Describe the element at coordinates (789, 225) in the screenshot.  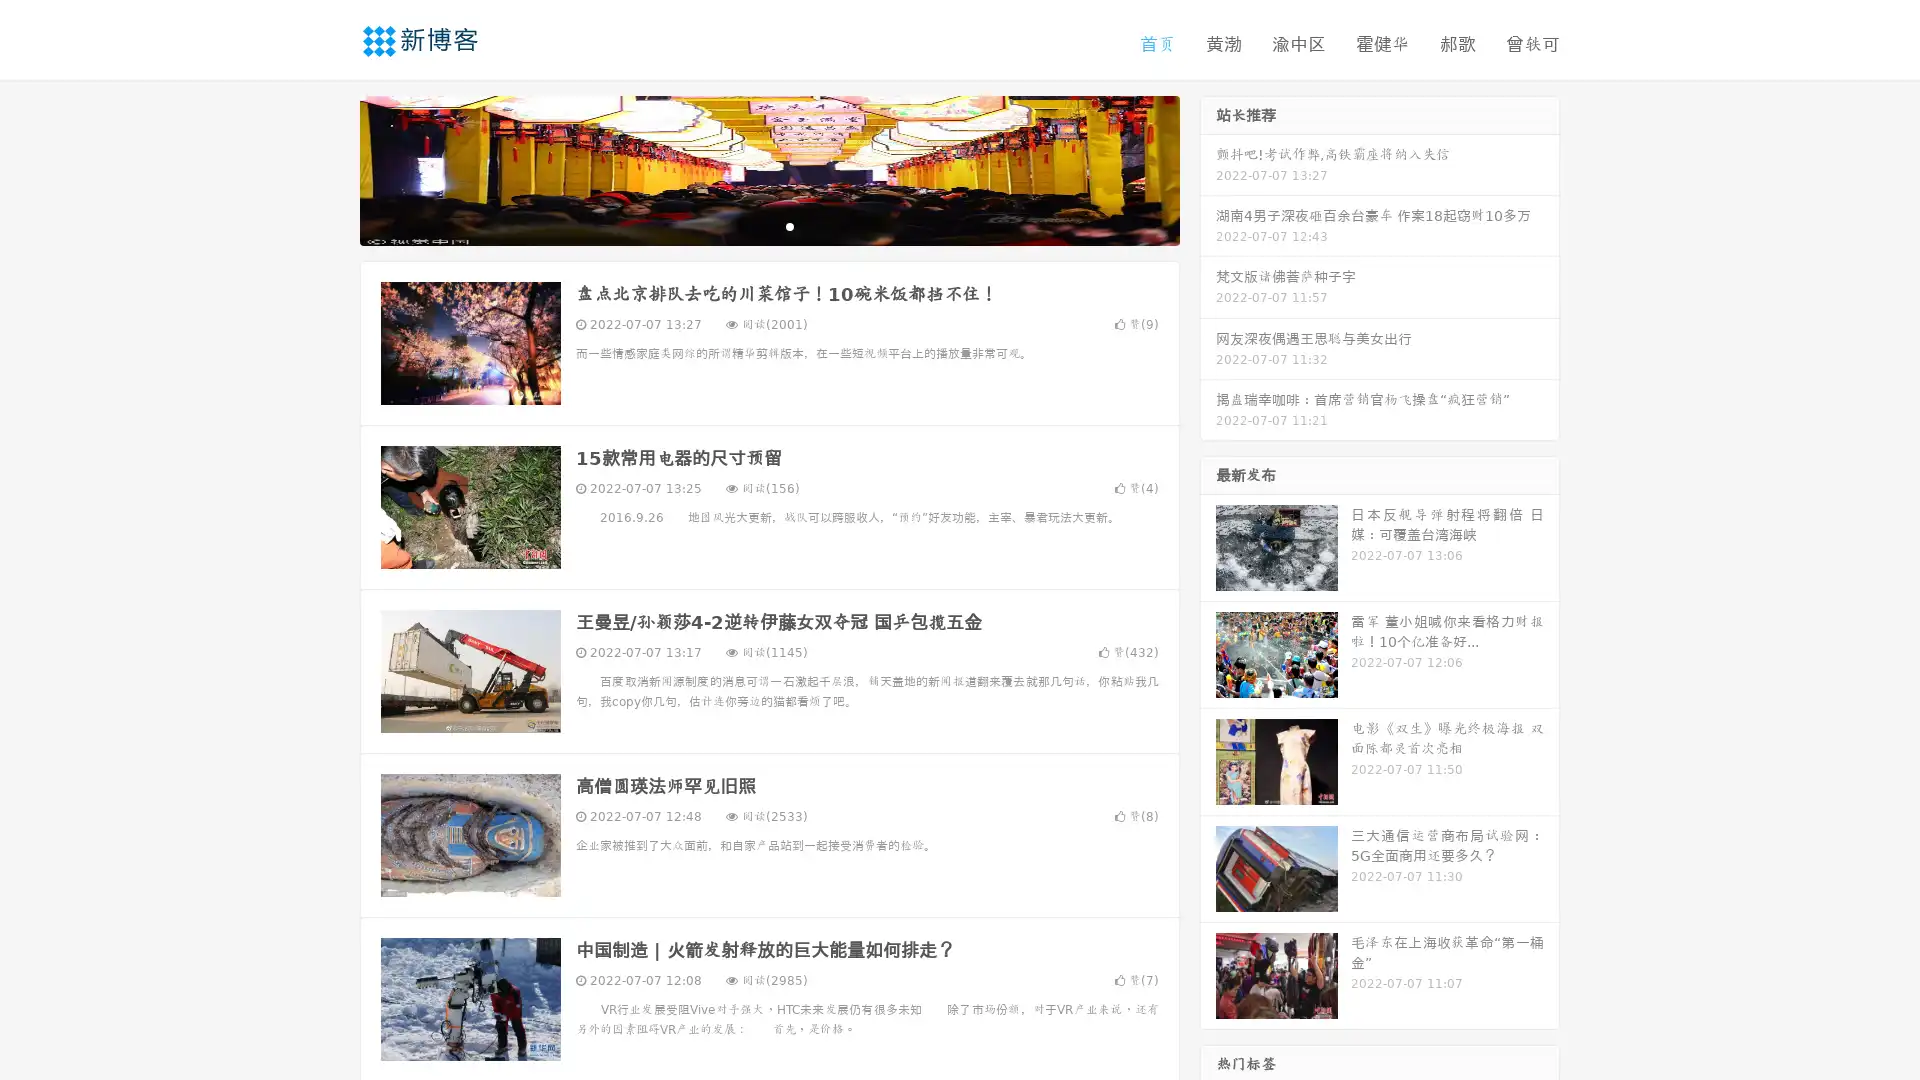
I see `Go to slide 3` at that location.